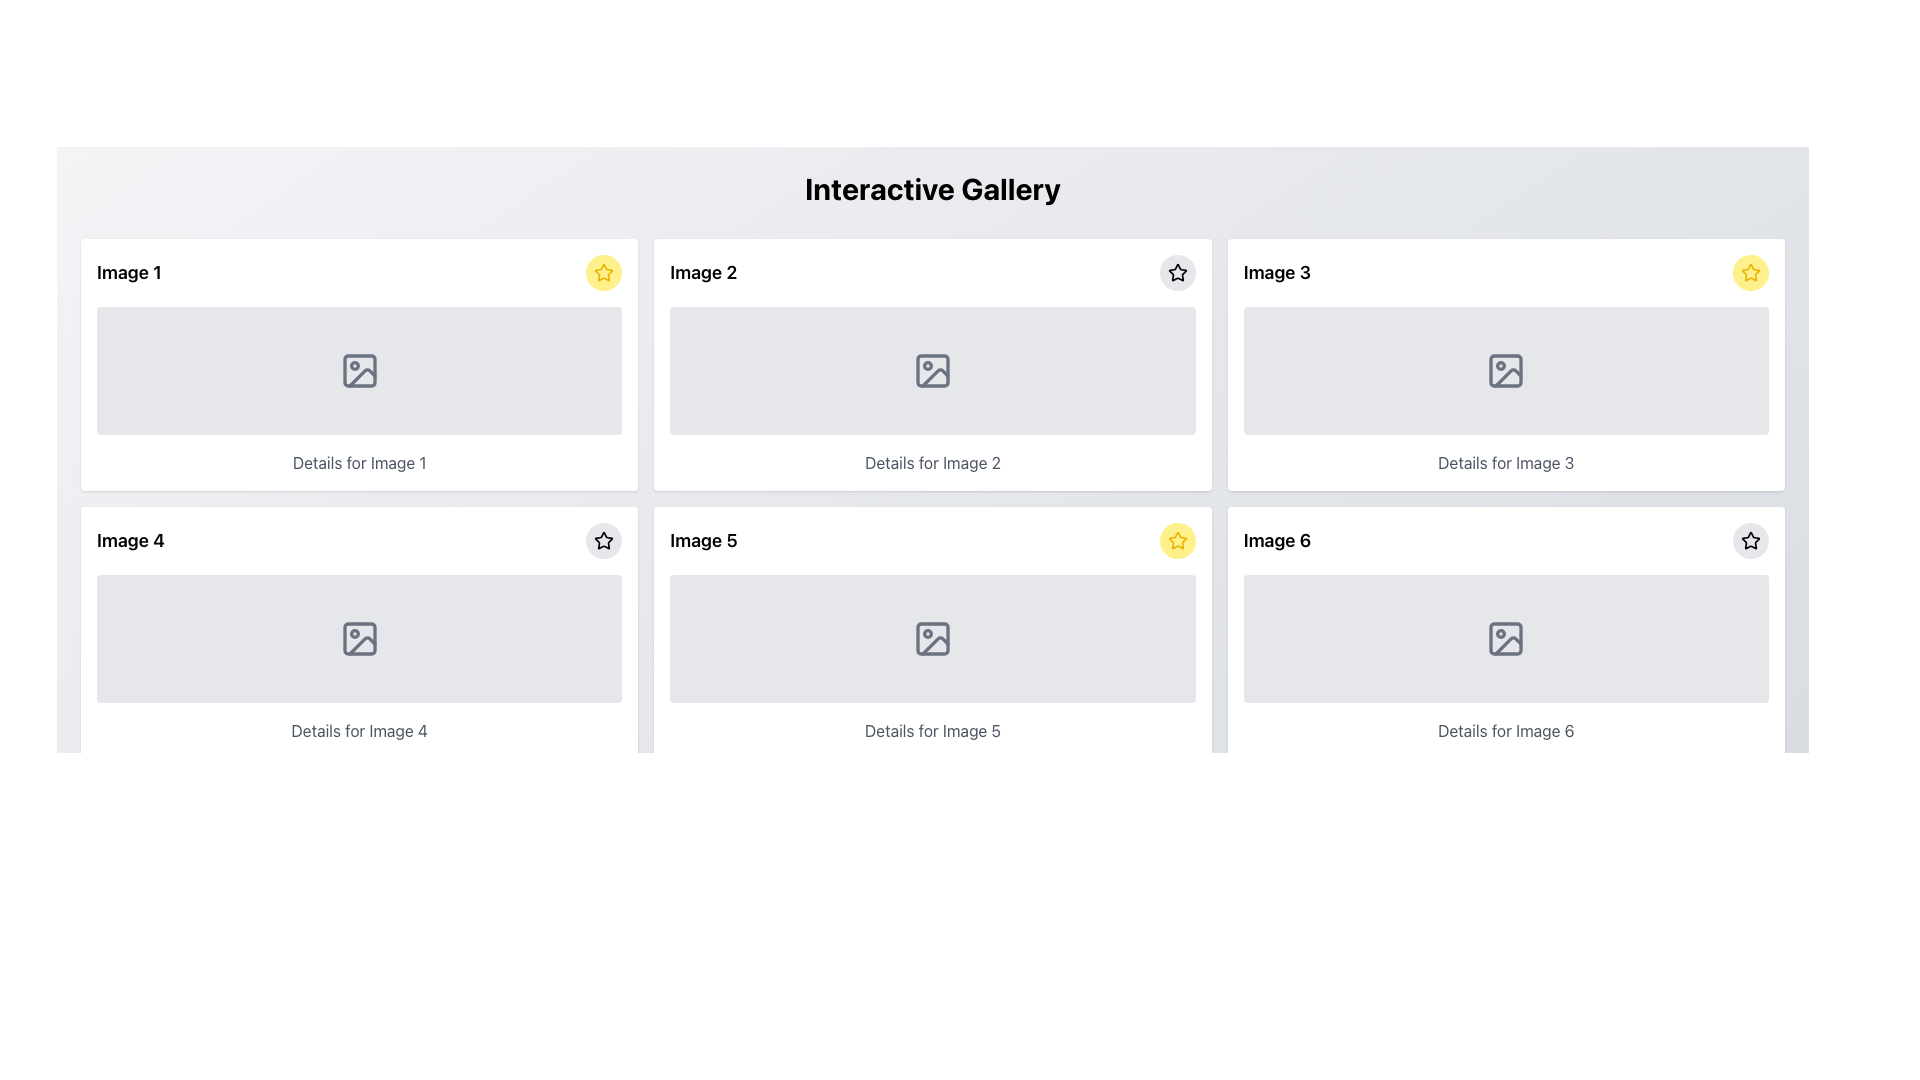  What do you see at coordinates (1276, 540) in the screenshot?
I see `the text element labeled 'Image 6'` at bounding box center [1276, 540].